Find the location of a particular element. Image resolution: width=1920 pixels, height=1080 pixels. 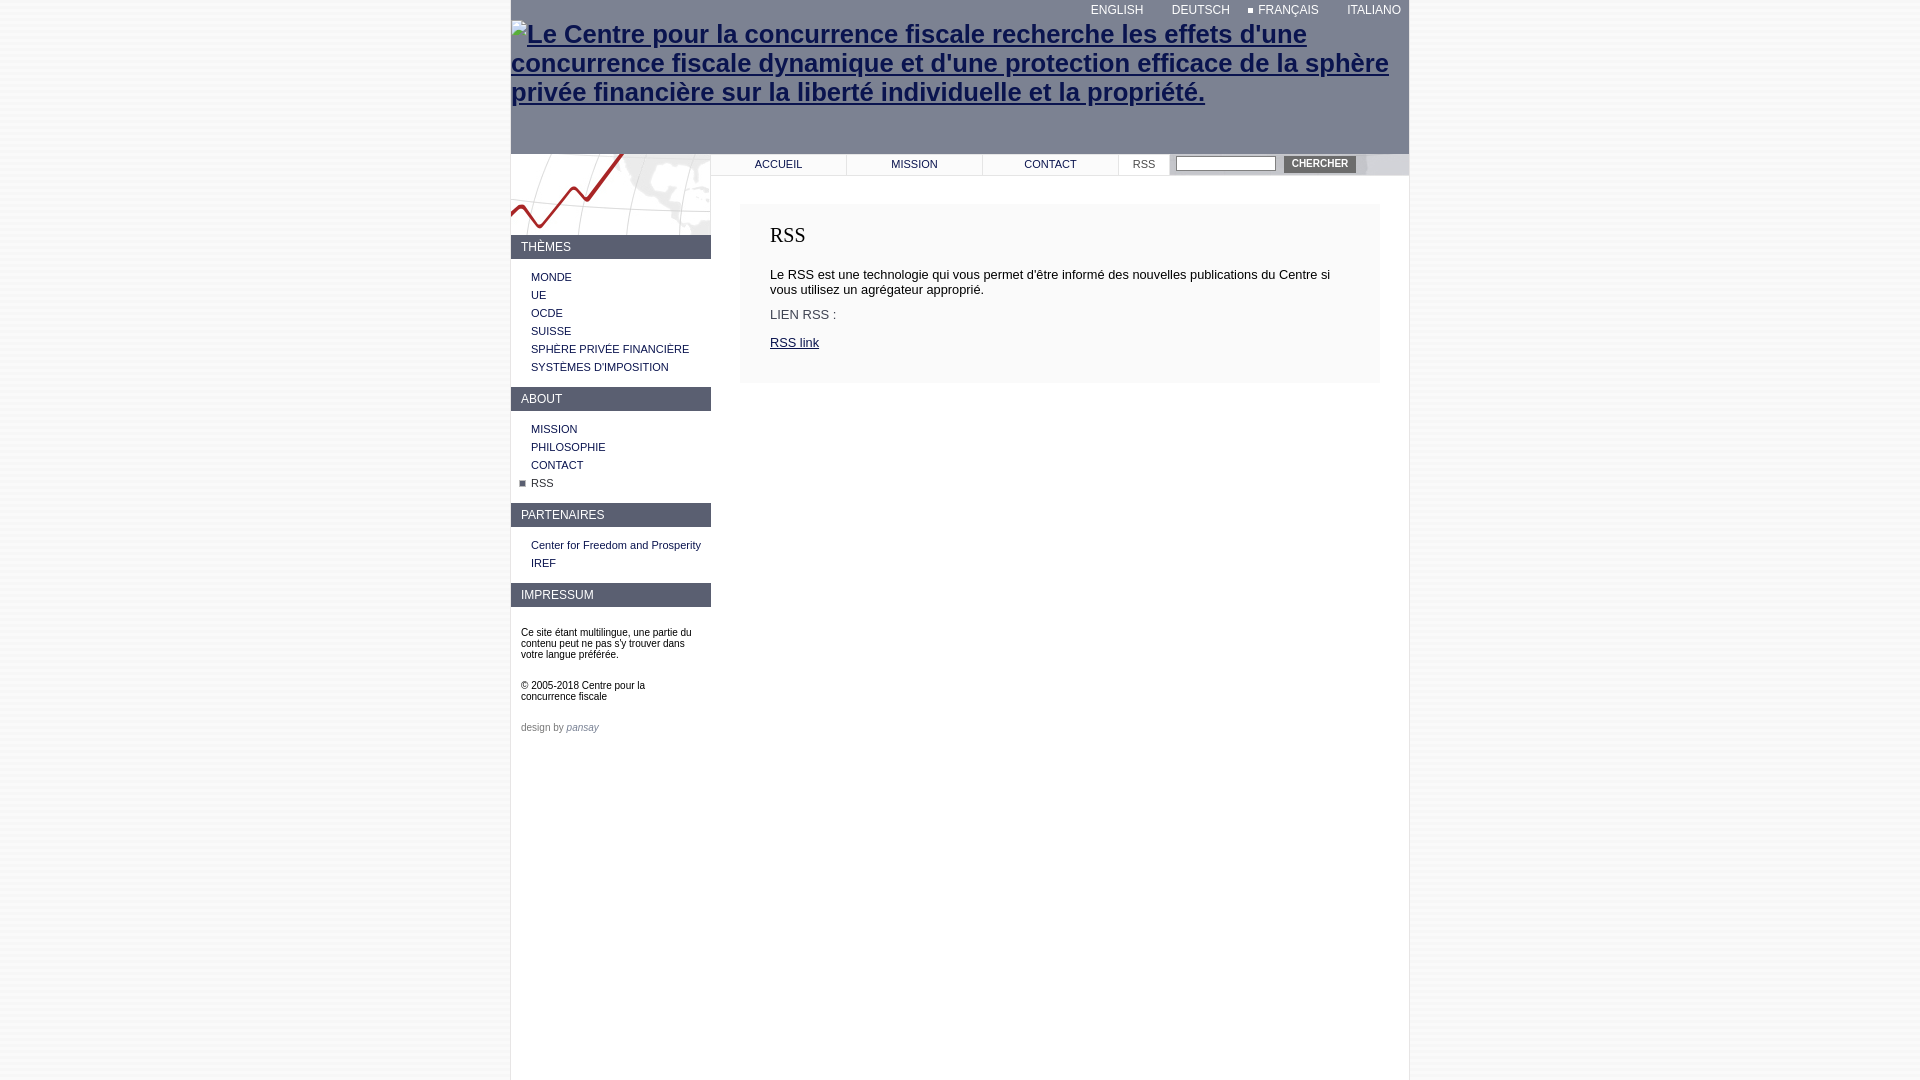

'MISSION' is located at coordinates (553, 427).